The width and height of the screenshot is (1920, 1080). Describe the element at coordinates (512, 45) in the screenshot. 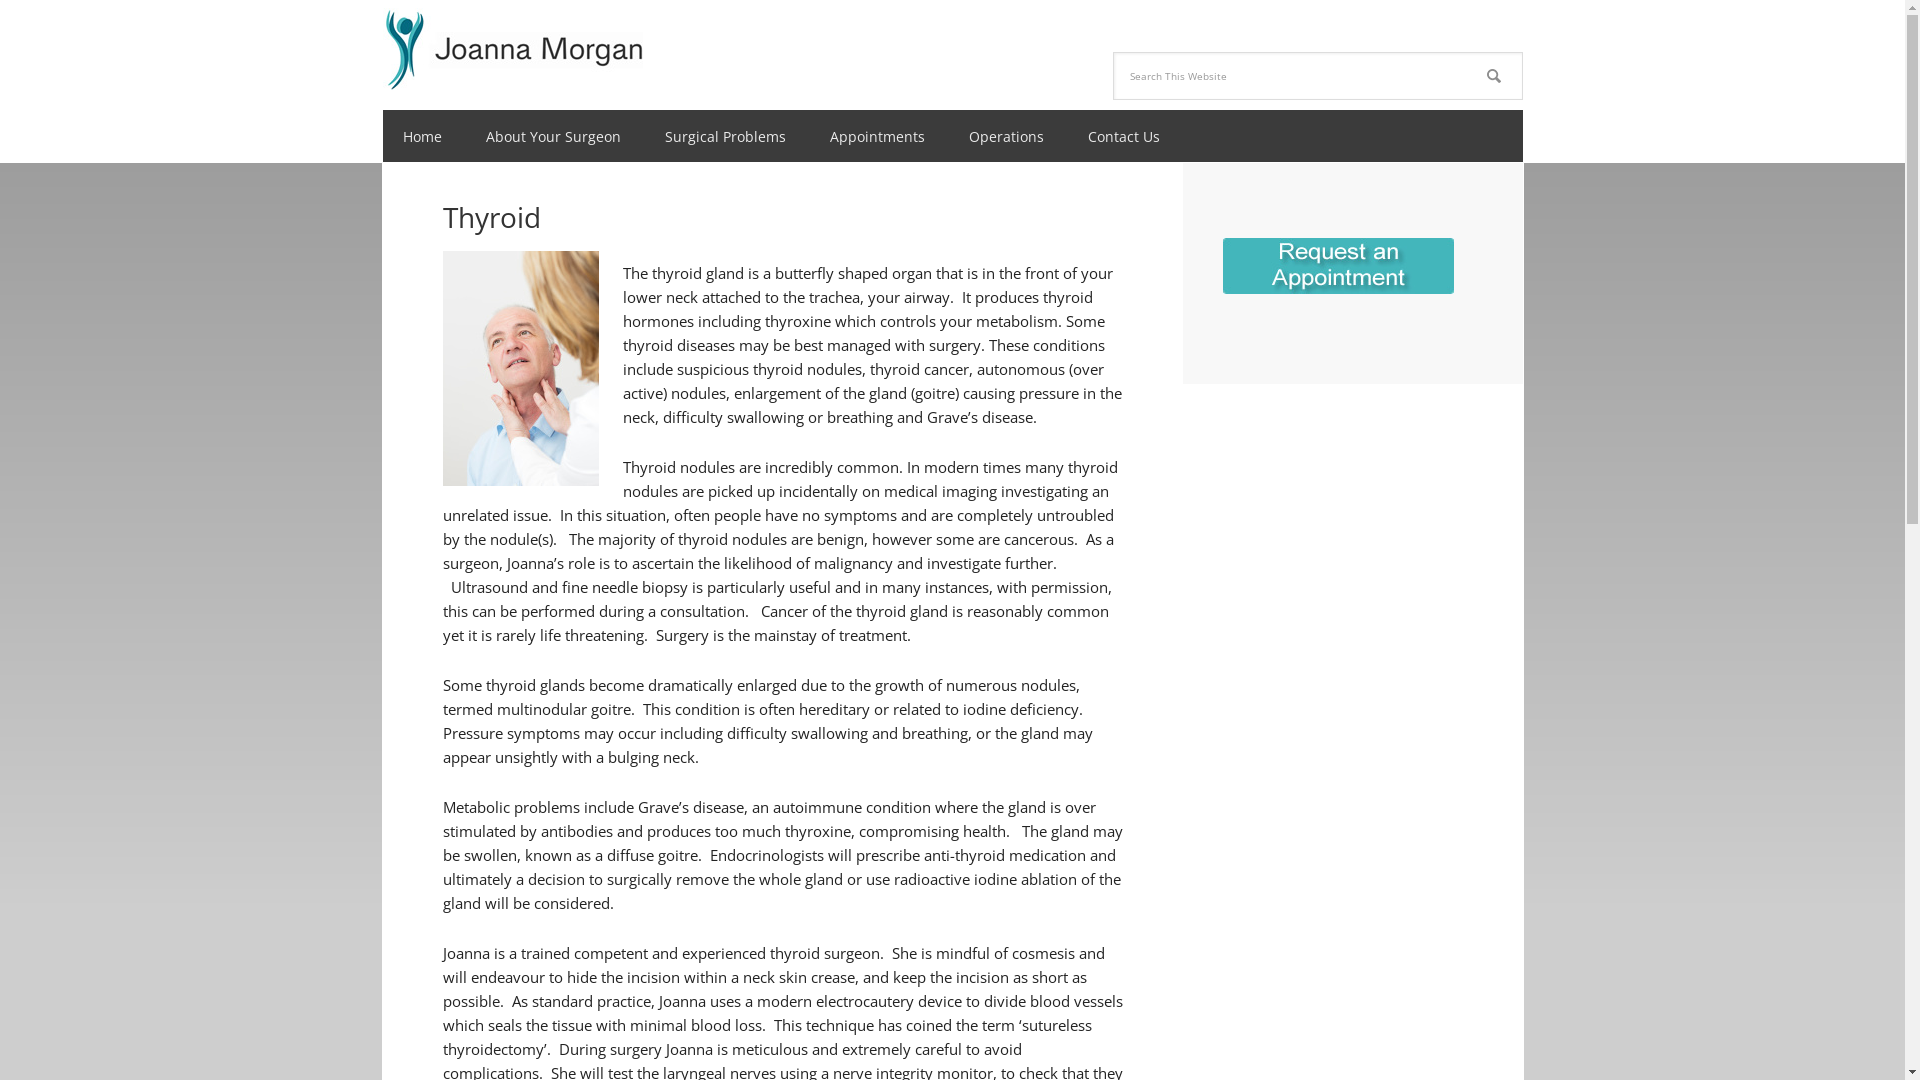

I see `'Dr Joanna Morgan'` at that location.